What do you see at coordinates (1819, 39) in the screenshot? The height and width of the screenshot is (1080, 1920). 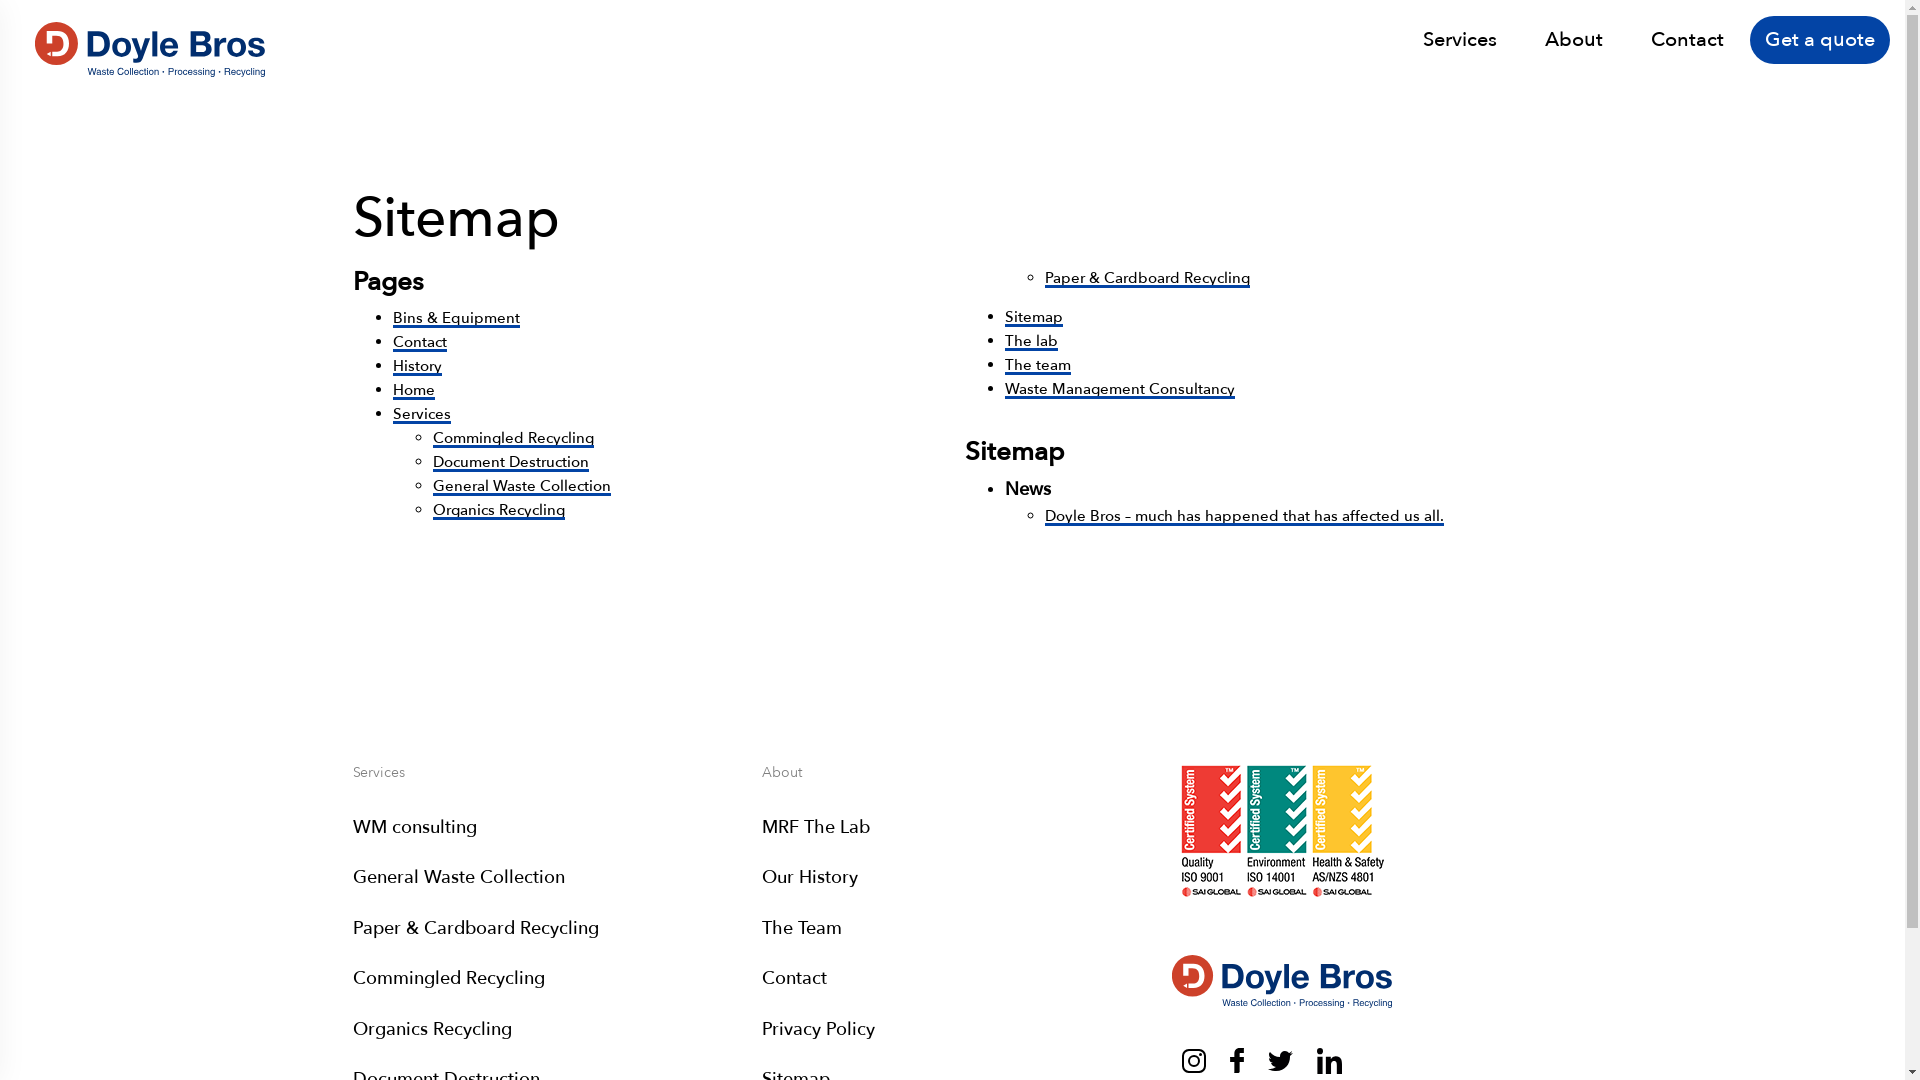 I see `'Get a quote'` at bounding box center [1819, 39].